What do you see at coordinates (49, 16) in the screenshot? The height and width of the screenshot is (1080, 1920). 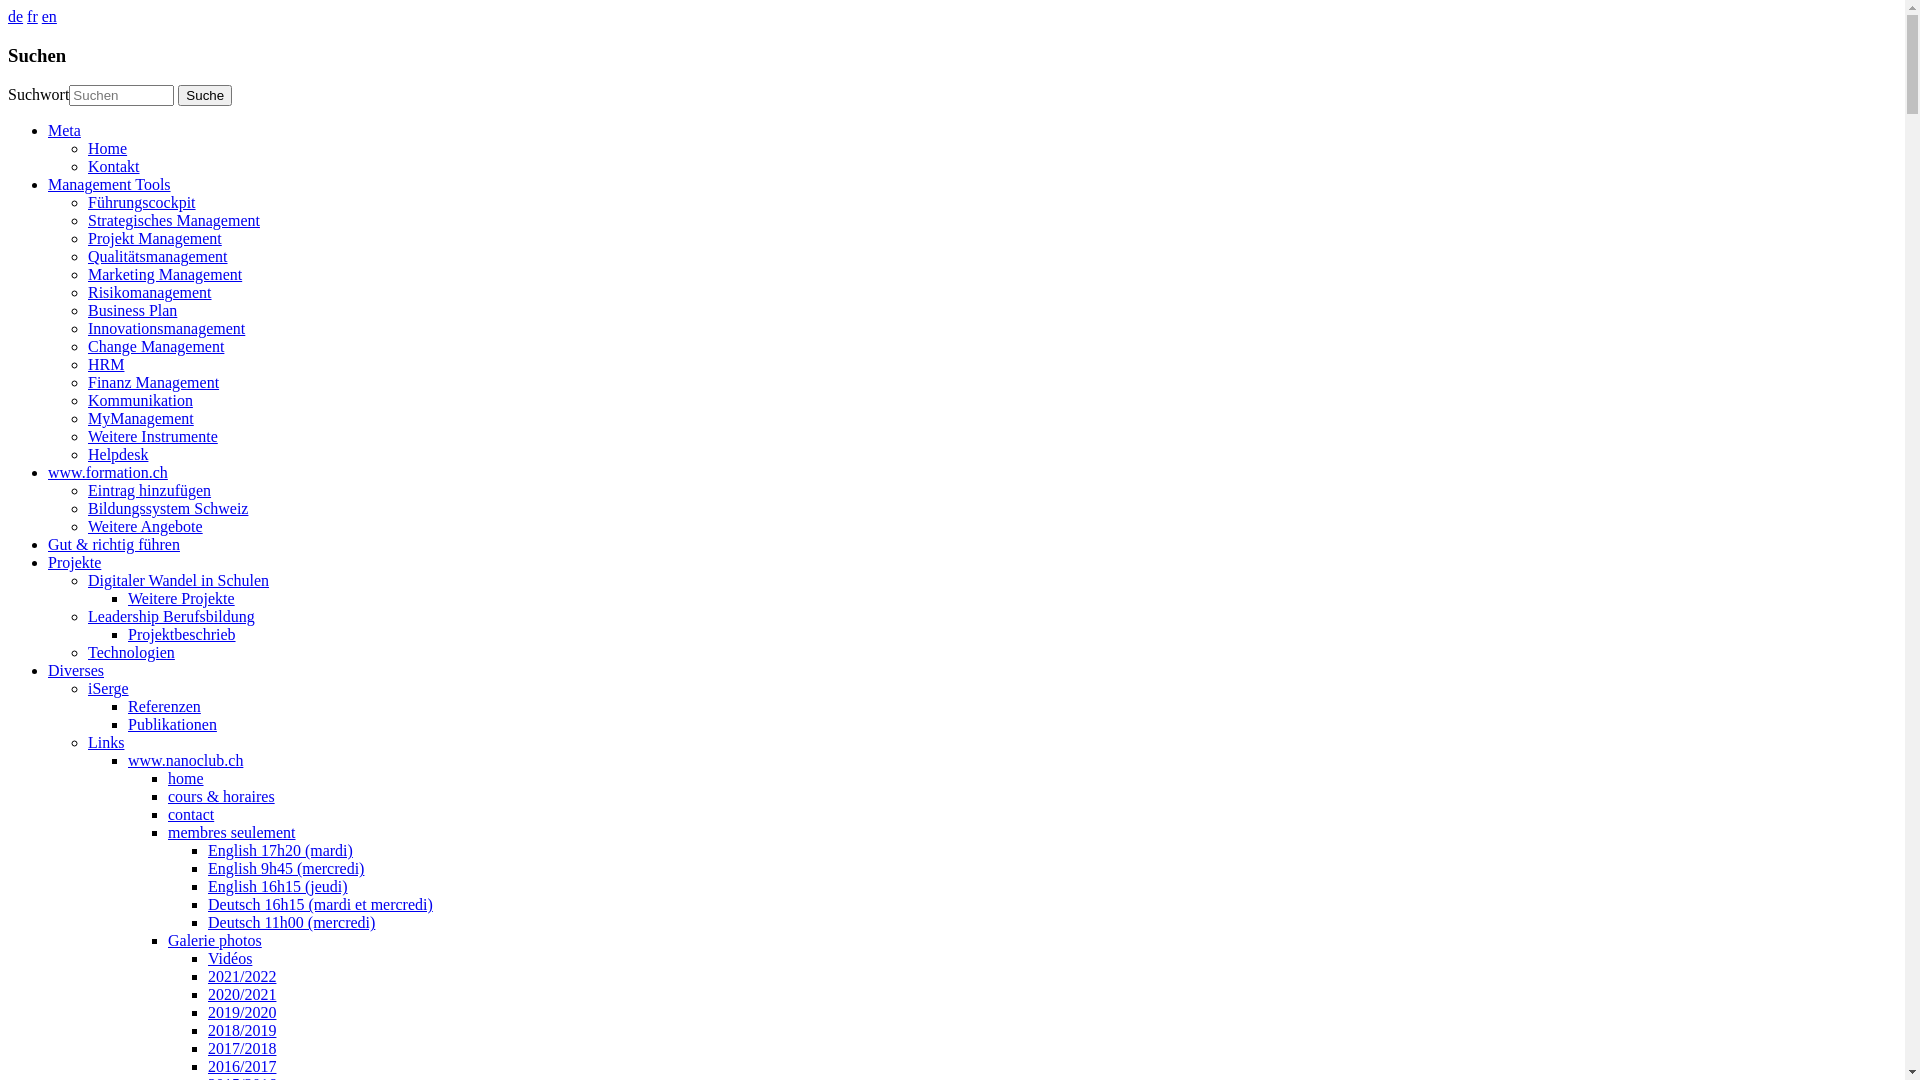 I see `'en'` at bounding box center [49, 16].